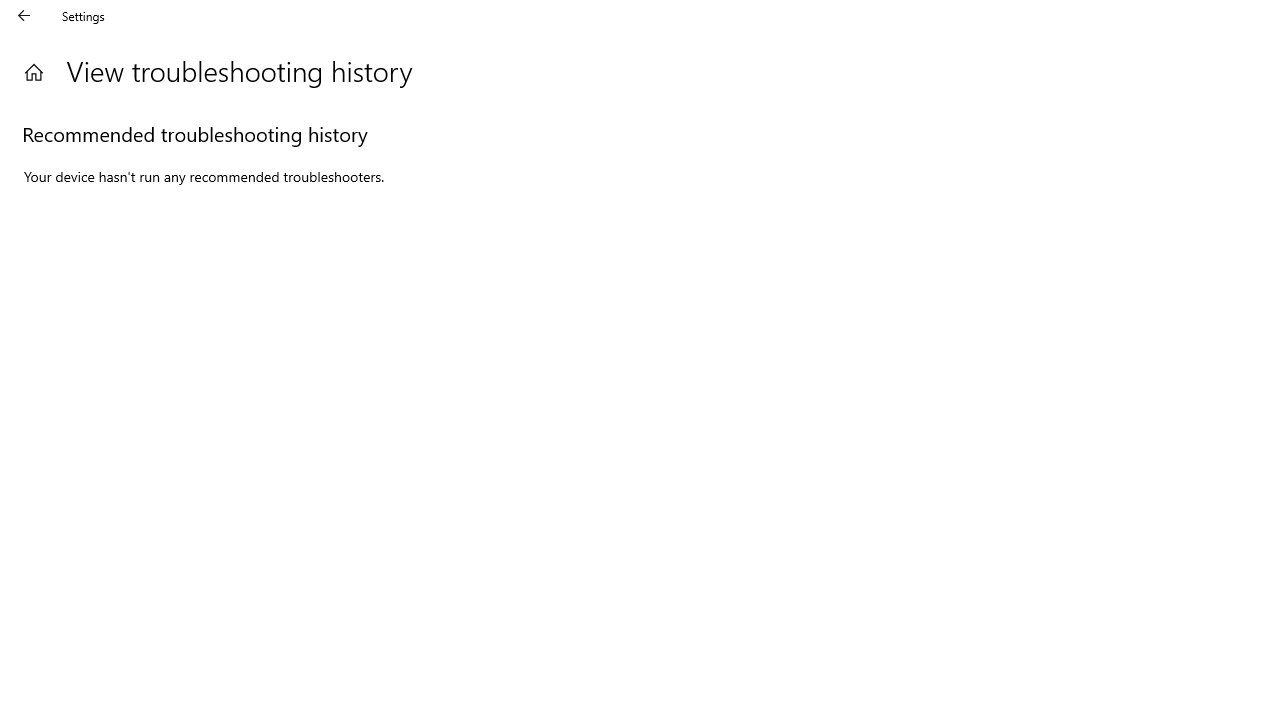 The image size is (1280, 720). Describe the element at coordinates (24, 15) in the screenshot. I see `'Back'` at that location.